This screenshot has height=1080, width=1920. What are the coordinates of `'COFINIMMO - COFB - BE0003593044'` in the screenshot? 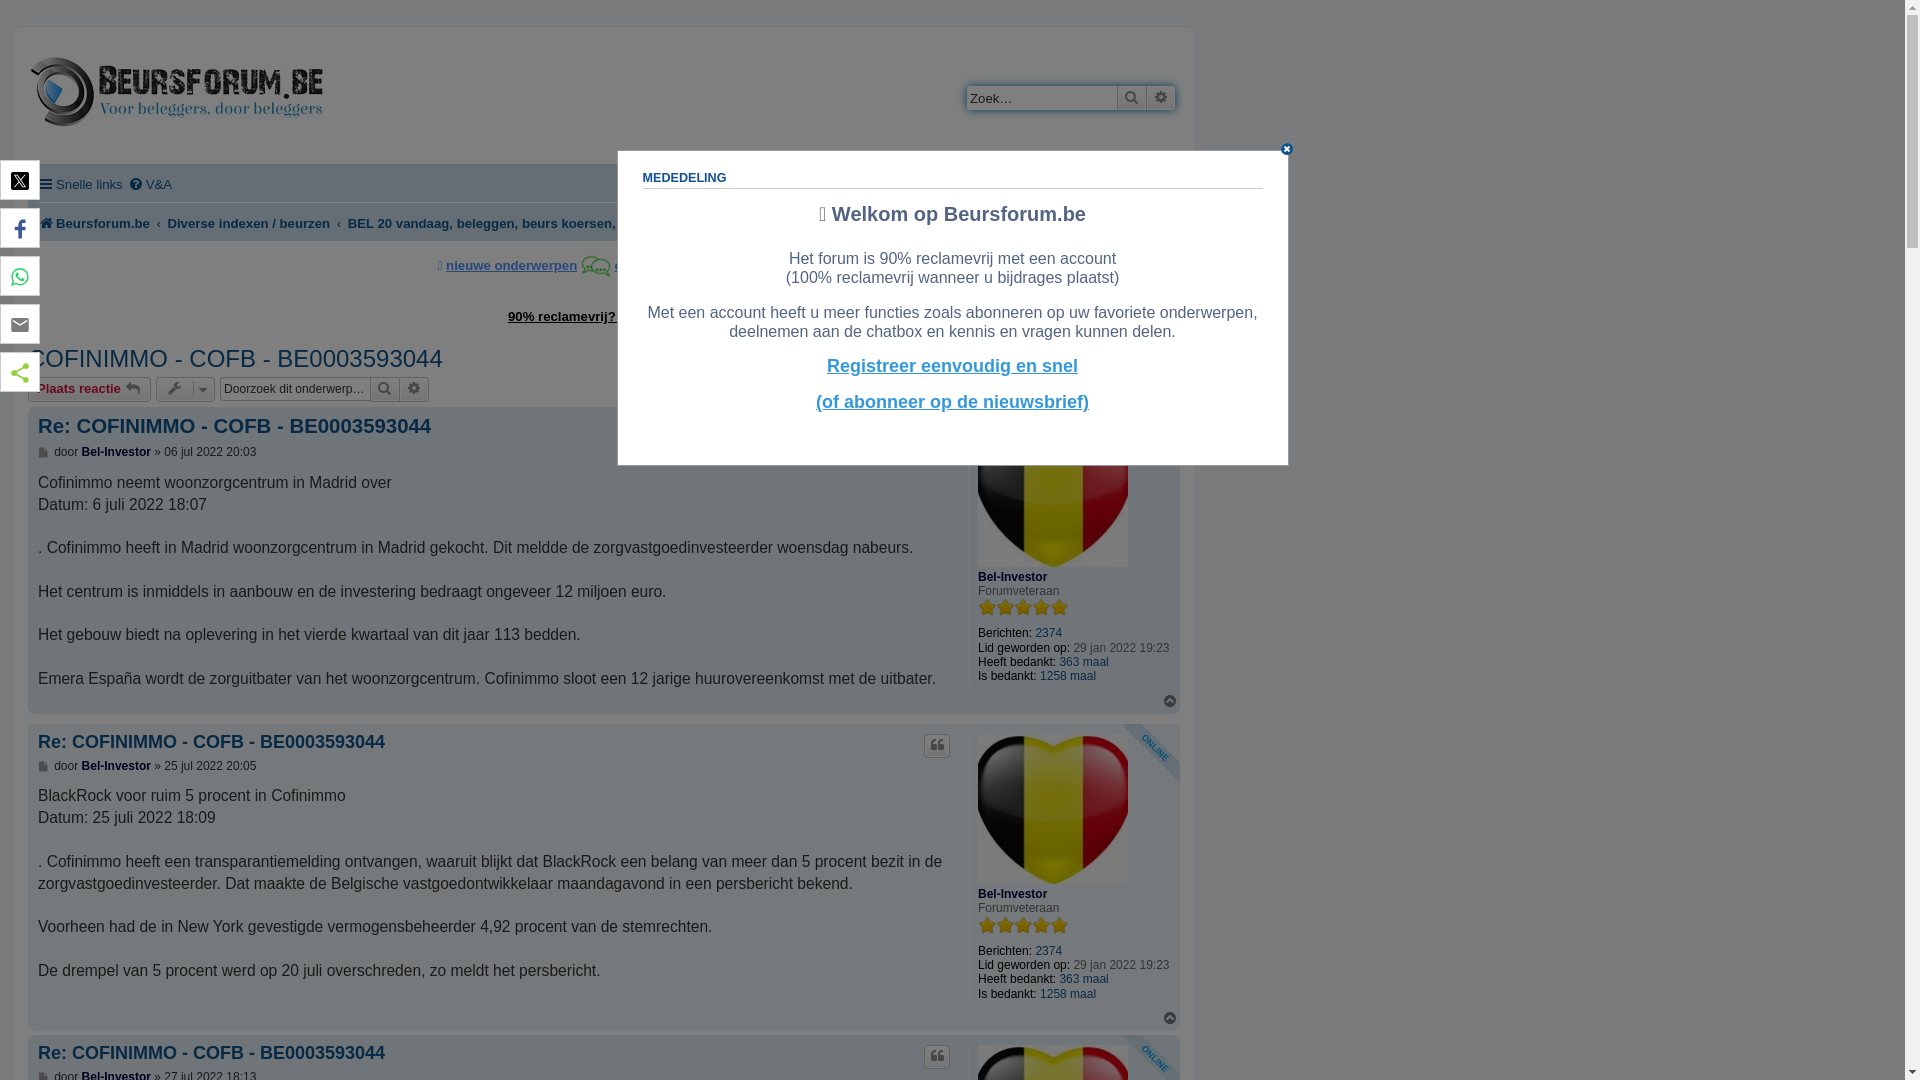 It's located at (235, 357).